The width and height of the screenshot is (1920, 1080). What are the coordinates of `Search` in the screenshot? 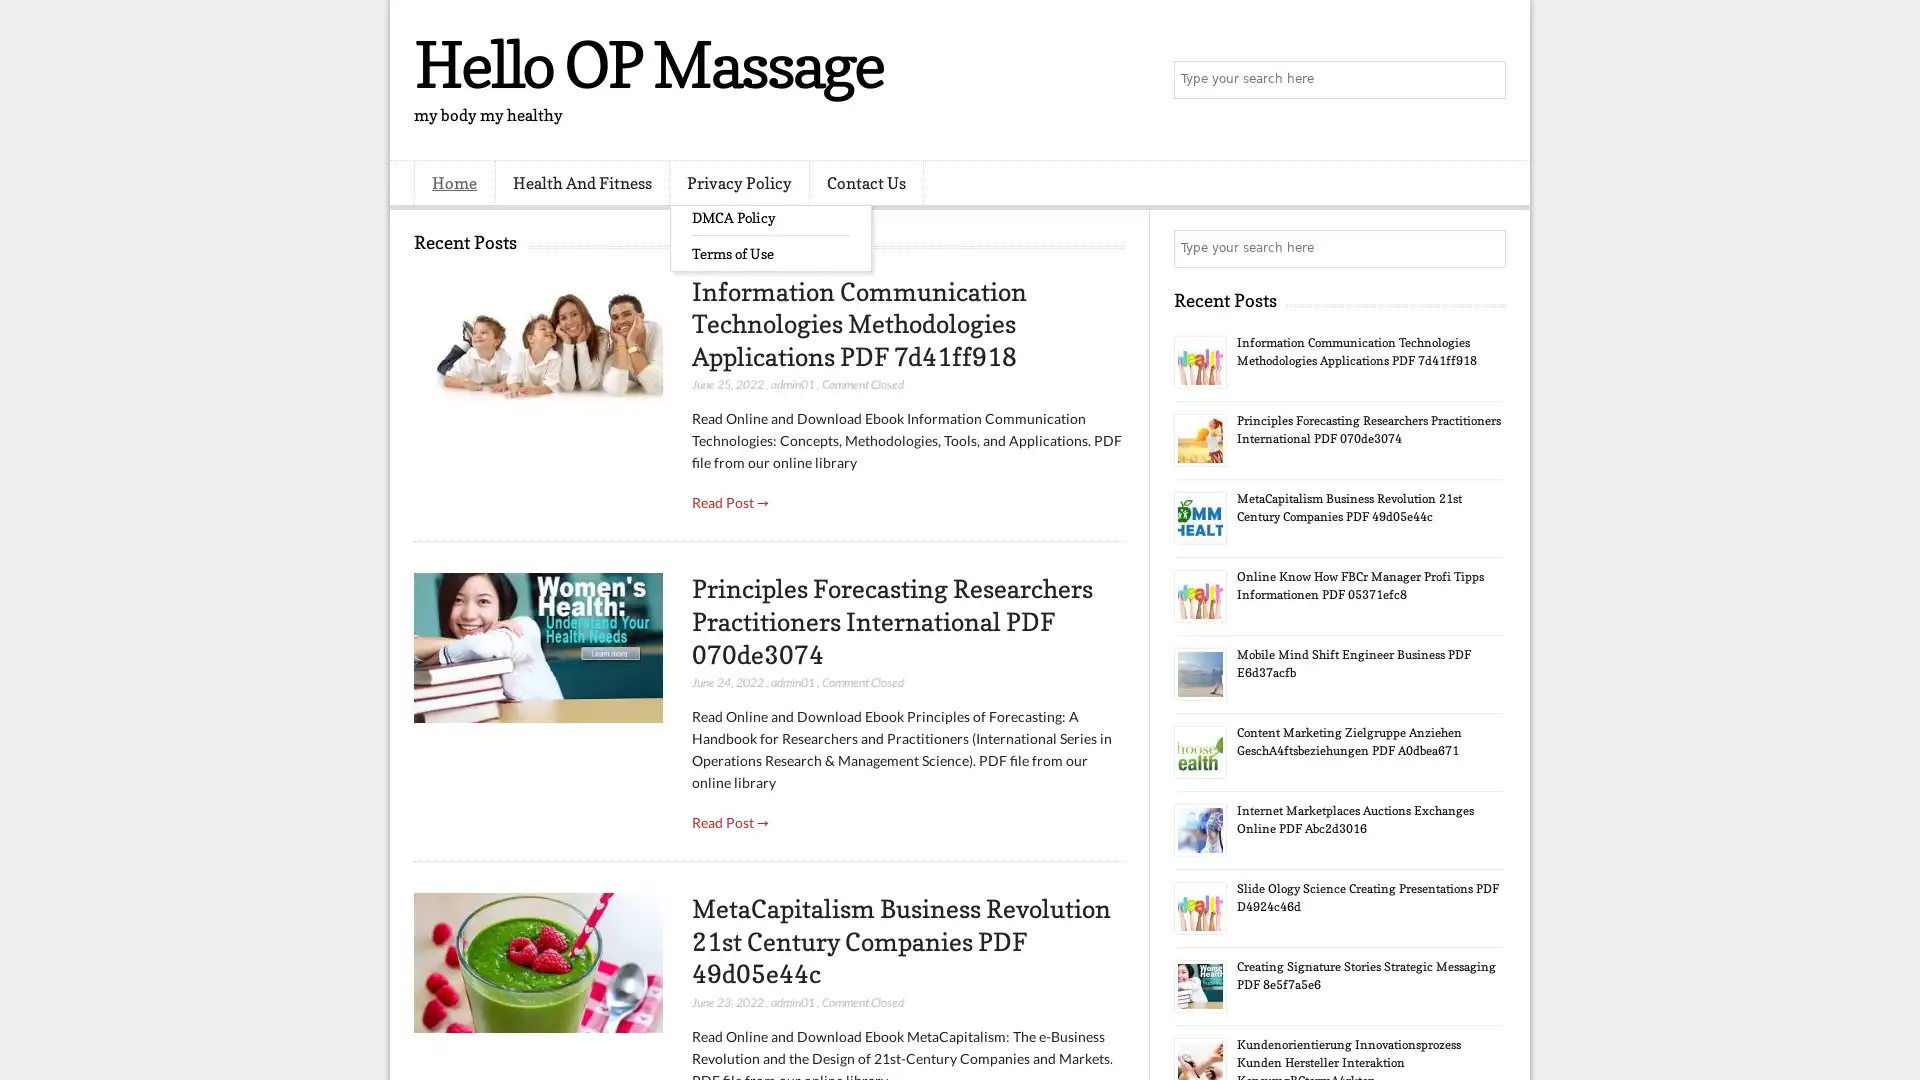 It's located at (1485, 80).